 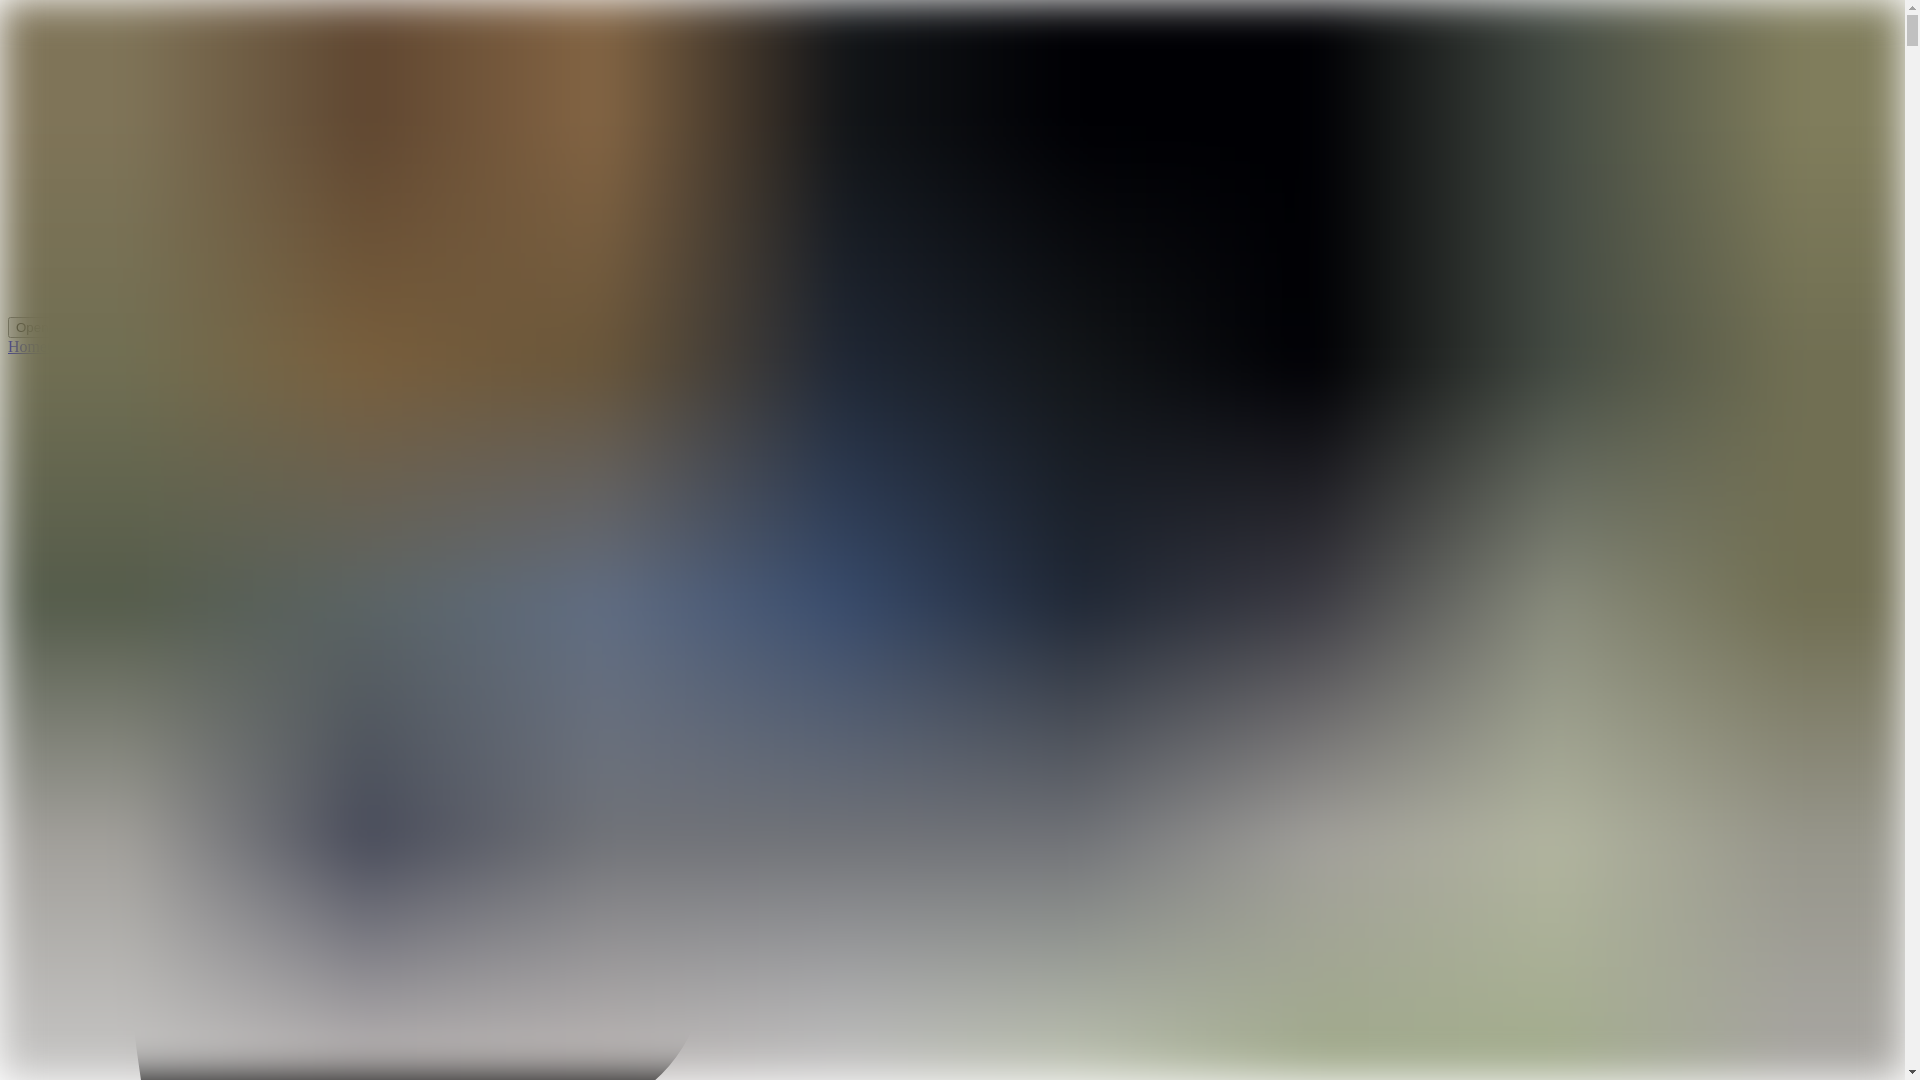 What do you see at coordinates (76, 345) in the screenshot?
I see `'Over ons'` at bounding box center [76, 345].